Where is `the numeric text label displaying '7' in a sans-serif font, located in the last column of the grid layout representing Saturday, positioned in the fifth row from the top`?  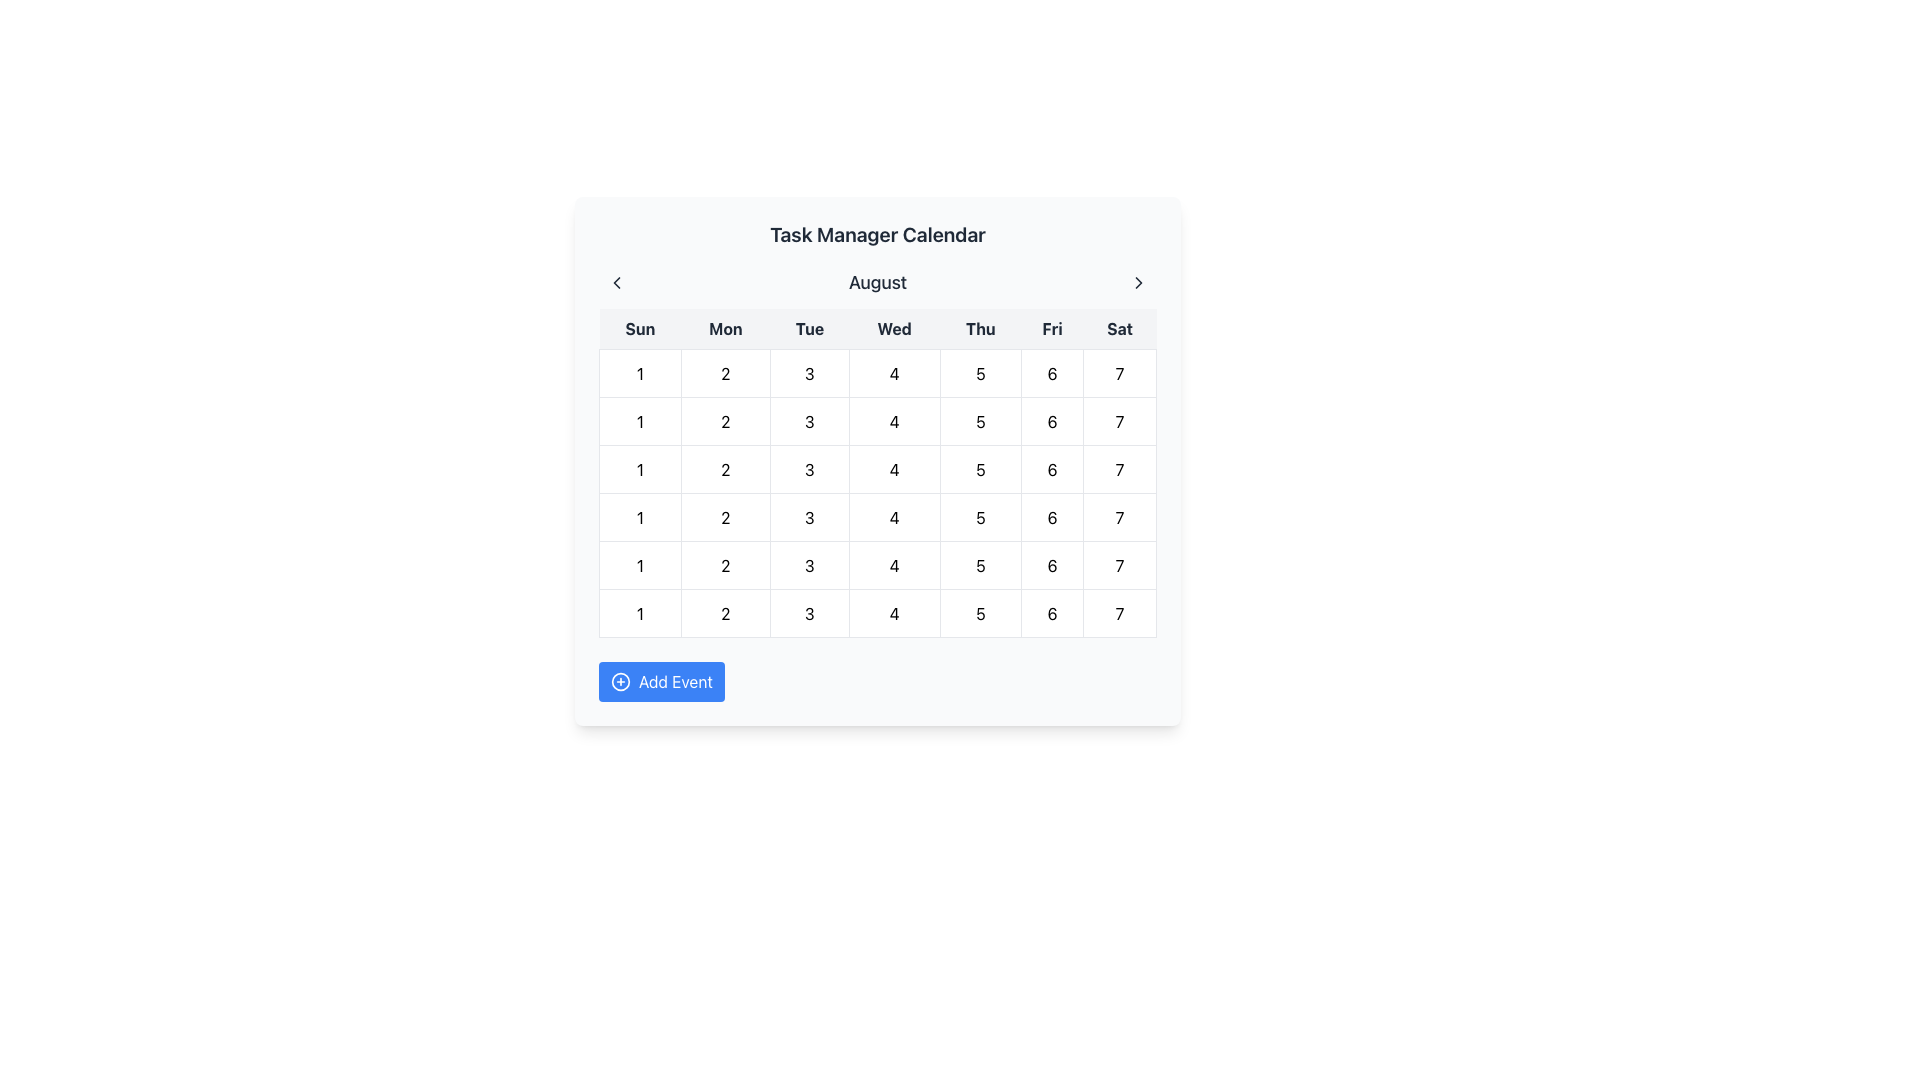
the numeric text label displaying '7' in a sans-serif font, located in the last column of the grid layout representing Saturday, positioned in the fifth row from the top is located at coordinates (1120, 565).